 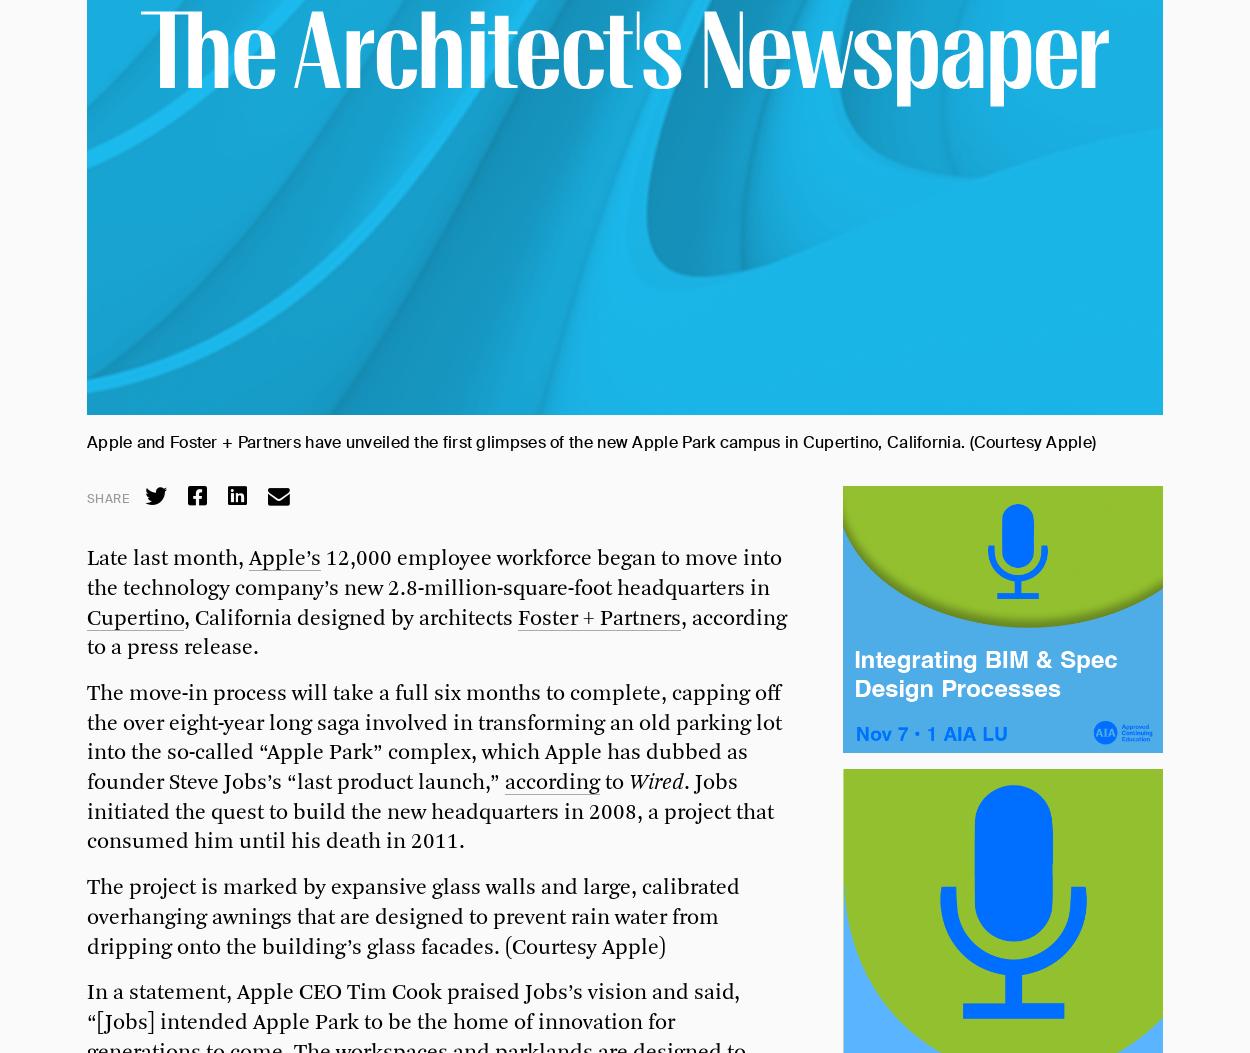 I want to click on 'Apple’s', so click(x=285, y=558).